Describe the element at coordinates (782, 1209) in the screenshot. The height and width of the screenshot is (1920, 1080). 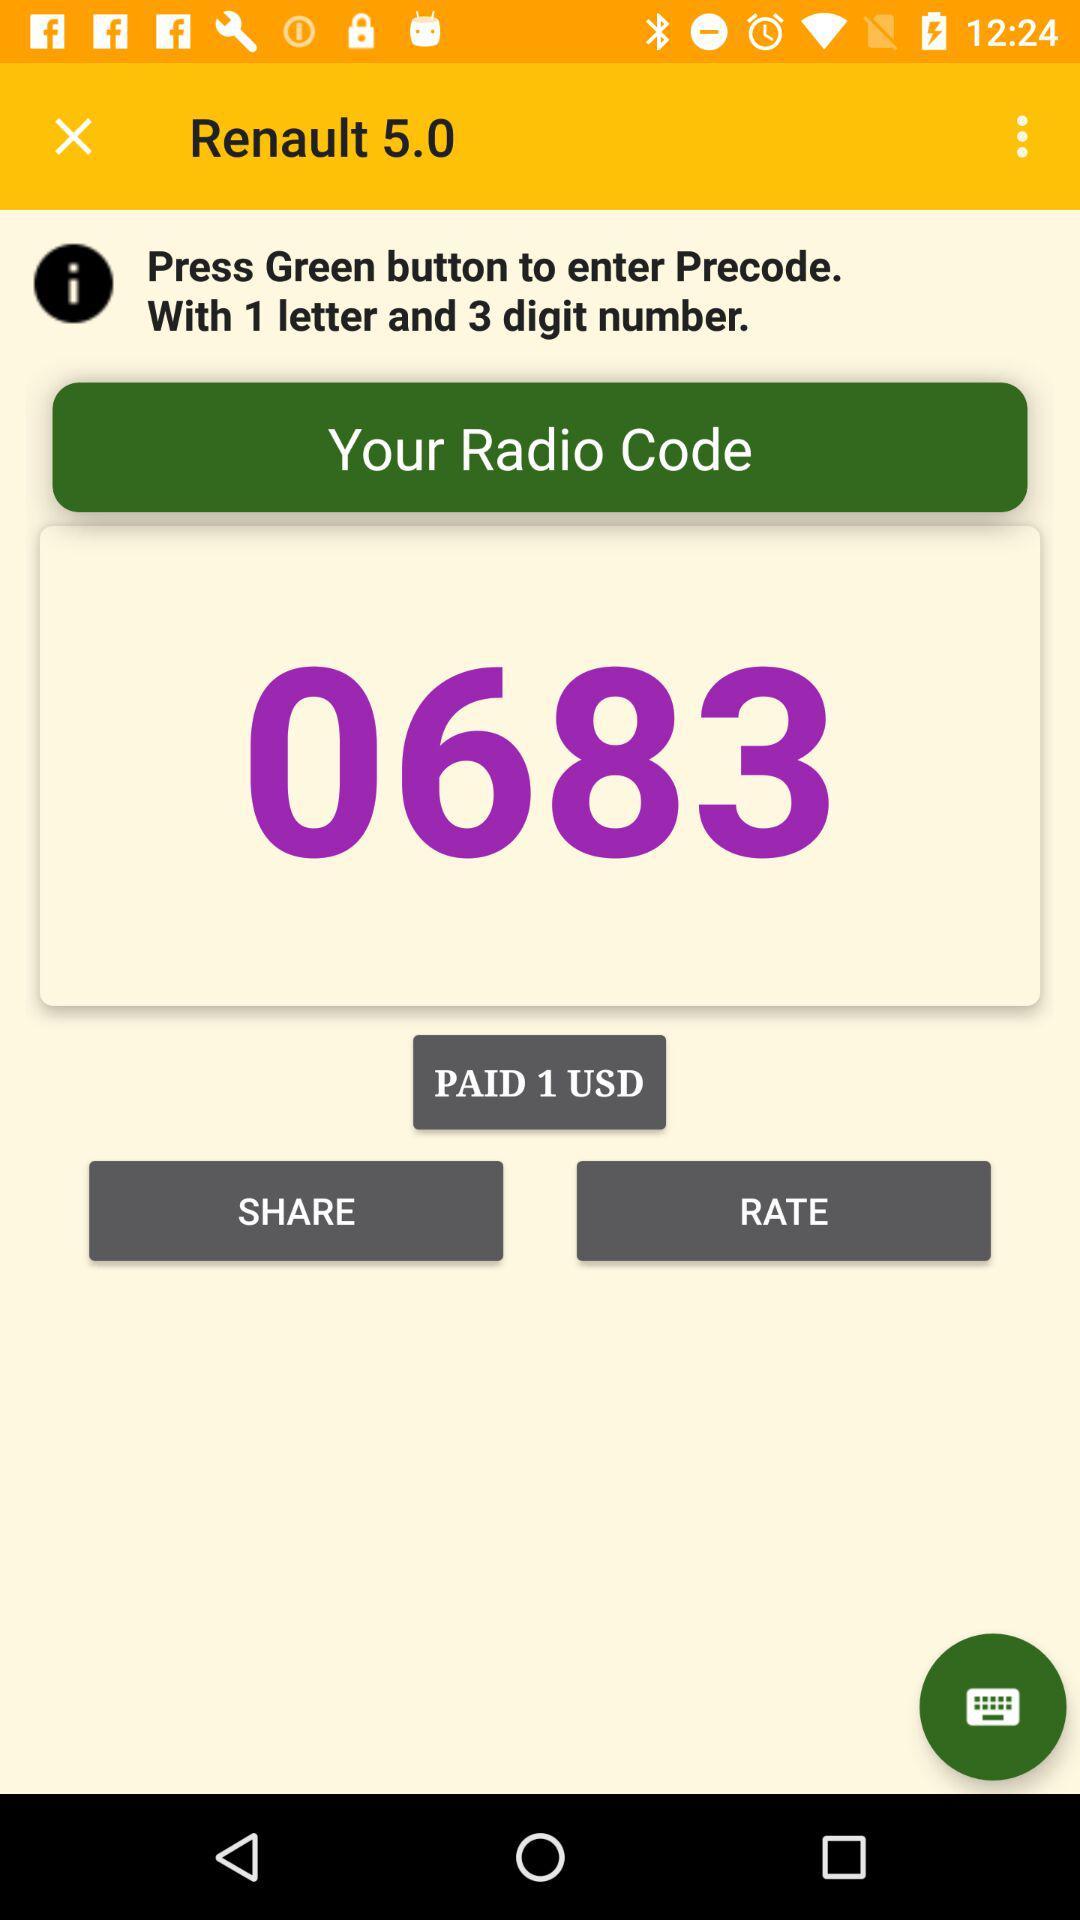
I see `item below the paid 1 usd item` at that location.